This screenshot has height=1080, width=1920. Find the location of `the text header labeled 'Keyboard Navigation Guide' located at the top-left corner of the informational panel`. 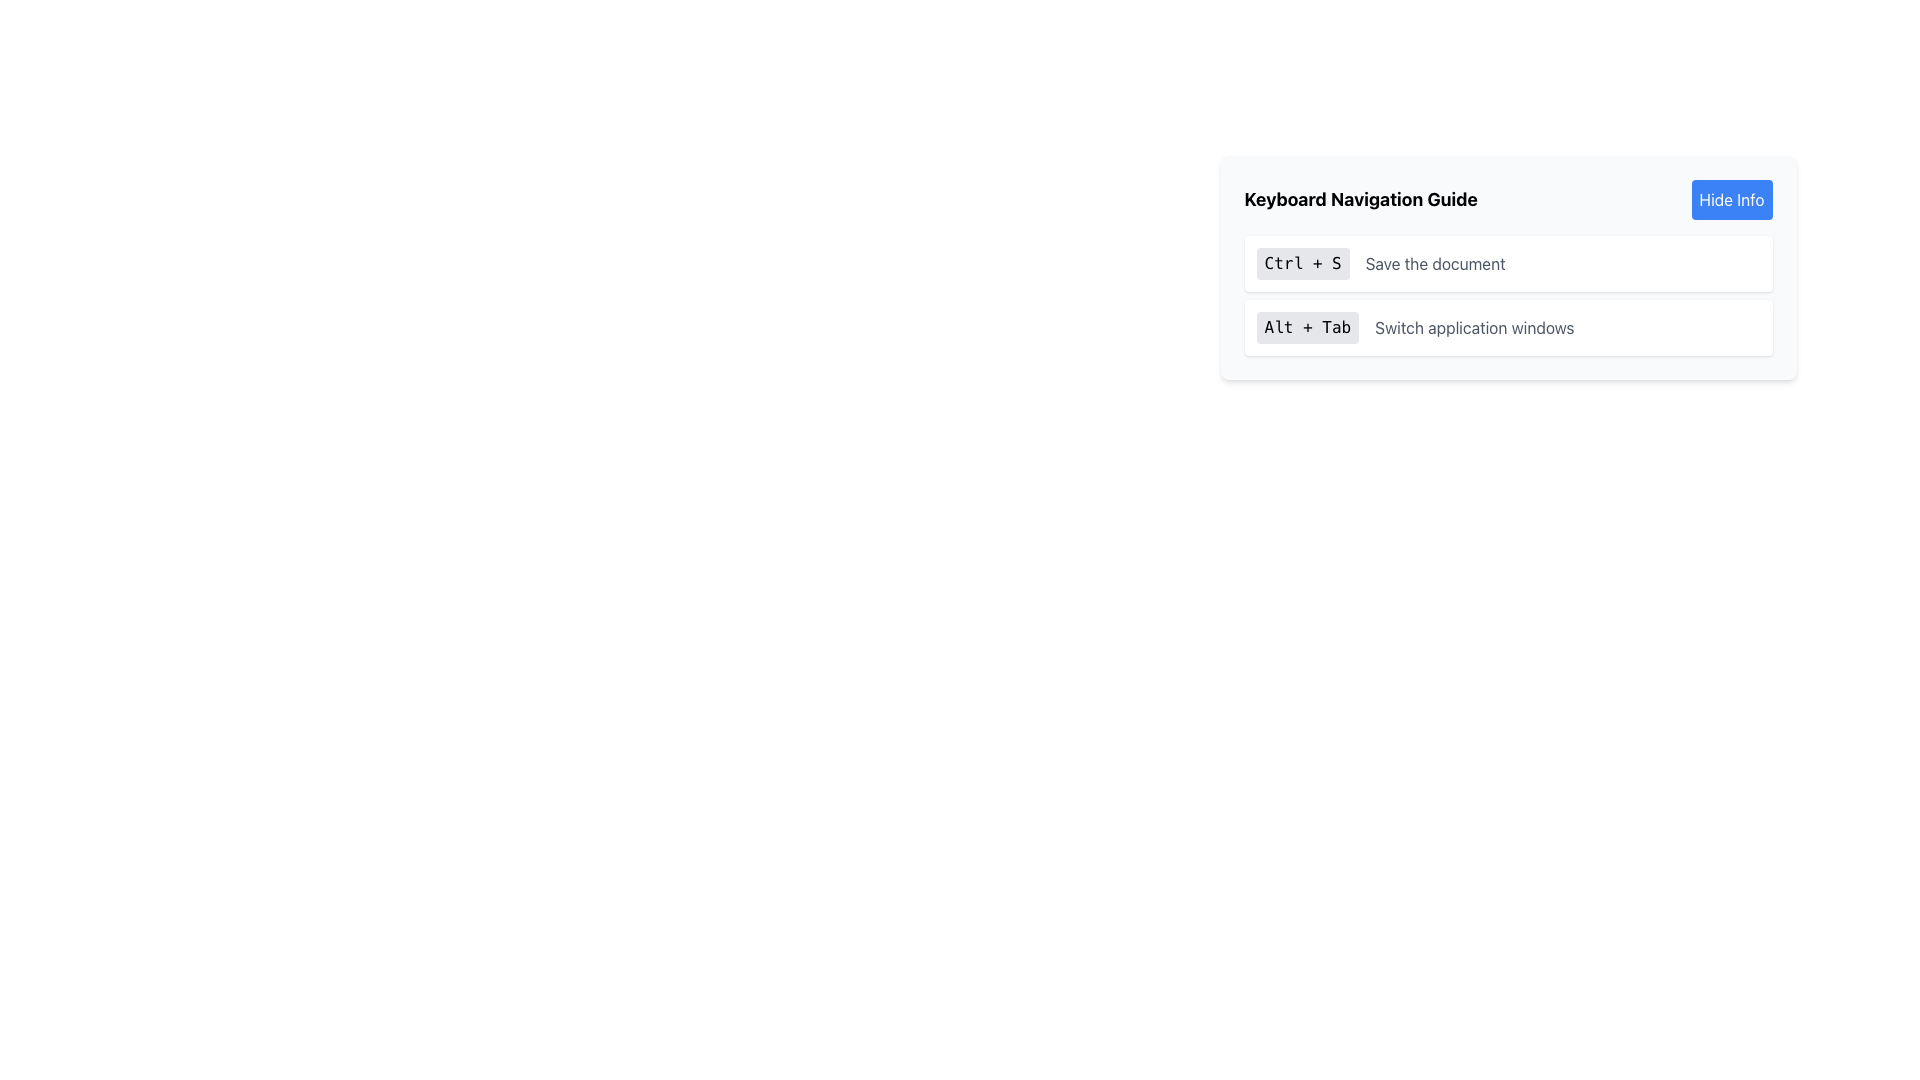

the text header labeled 'Keyboard Navigation Guide' located at the top-left corner of the informational panel is located at coordinates (1360, 200).